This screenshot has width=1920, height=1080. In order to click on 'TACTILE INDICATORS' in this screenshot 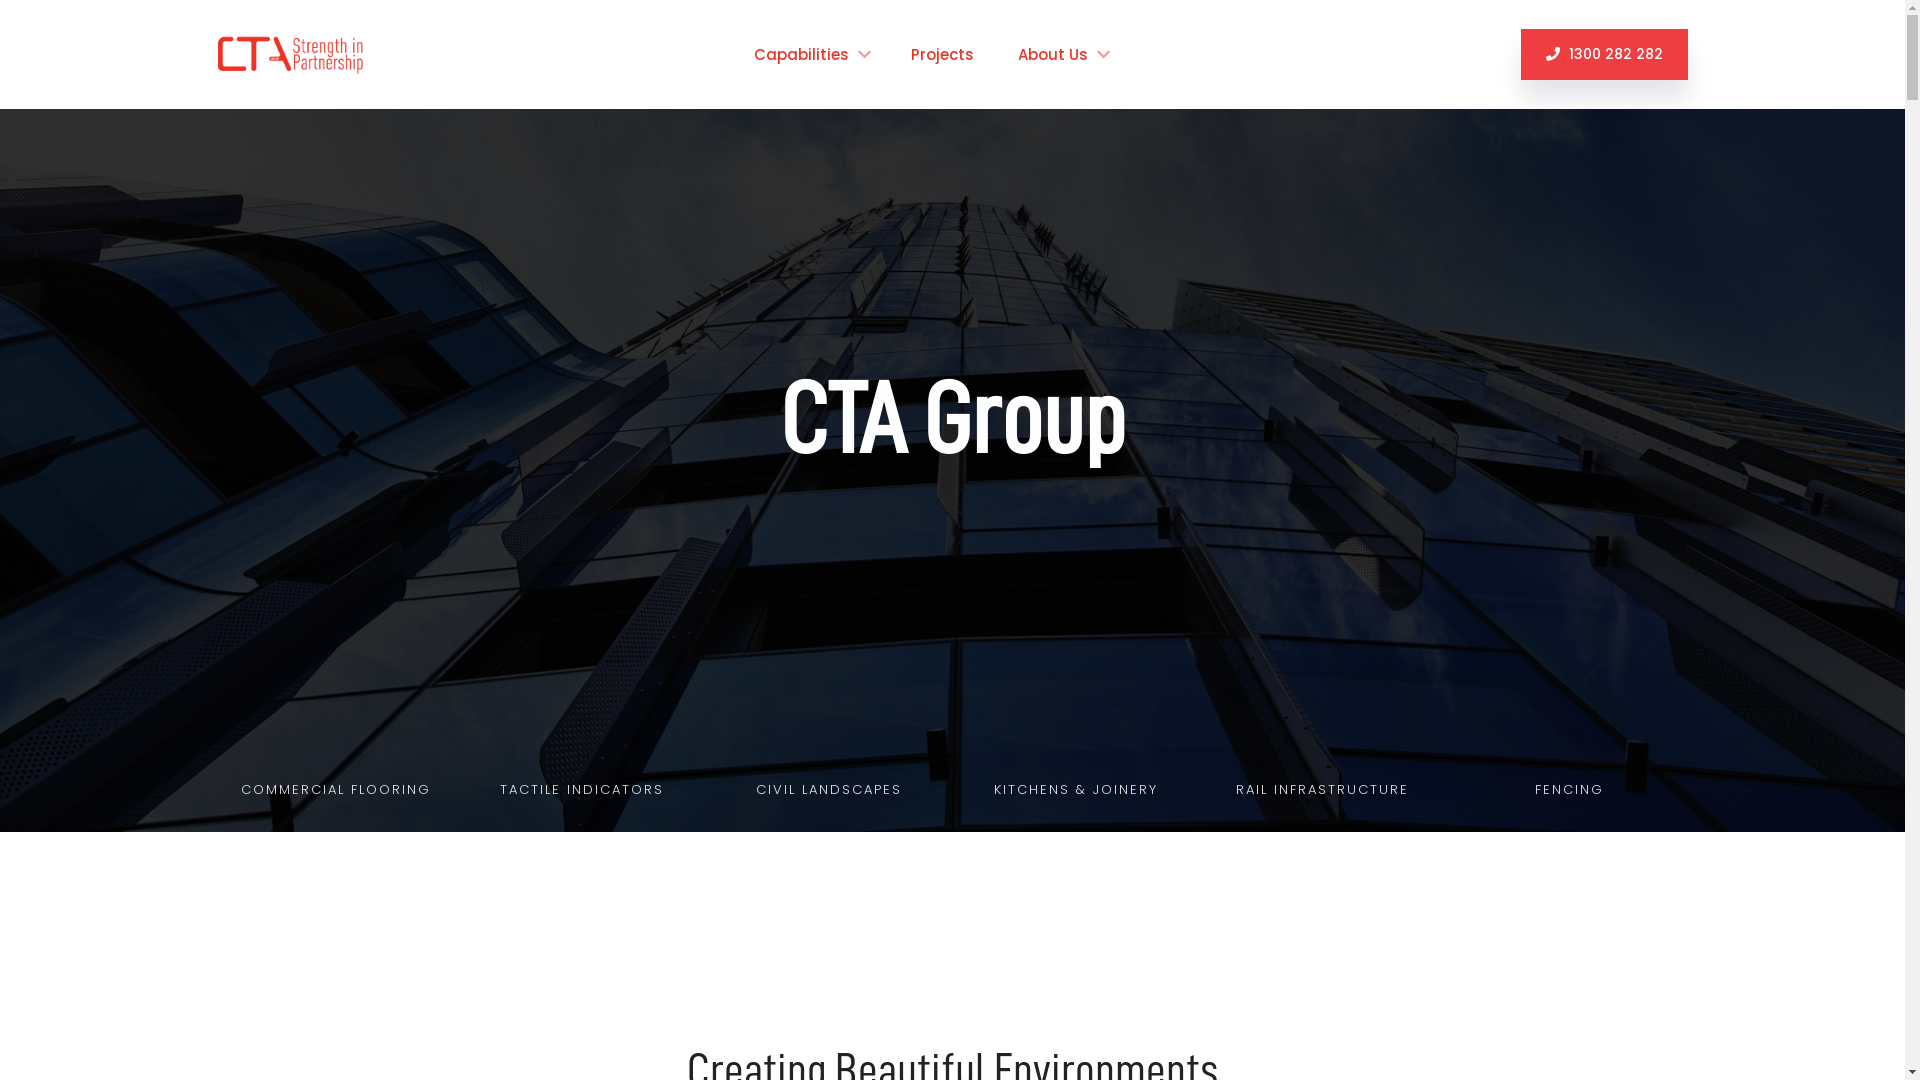, I will do `click(581, 789)`.